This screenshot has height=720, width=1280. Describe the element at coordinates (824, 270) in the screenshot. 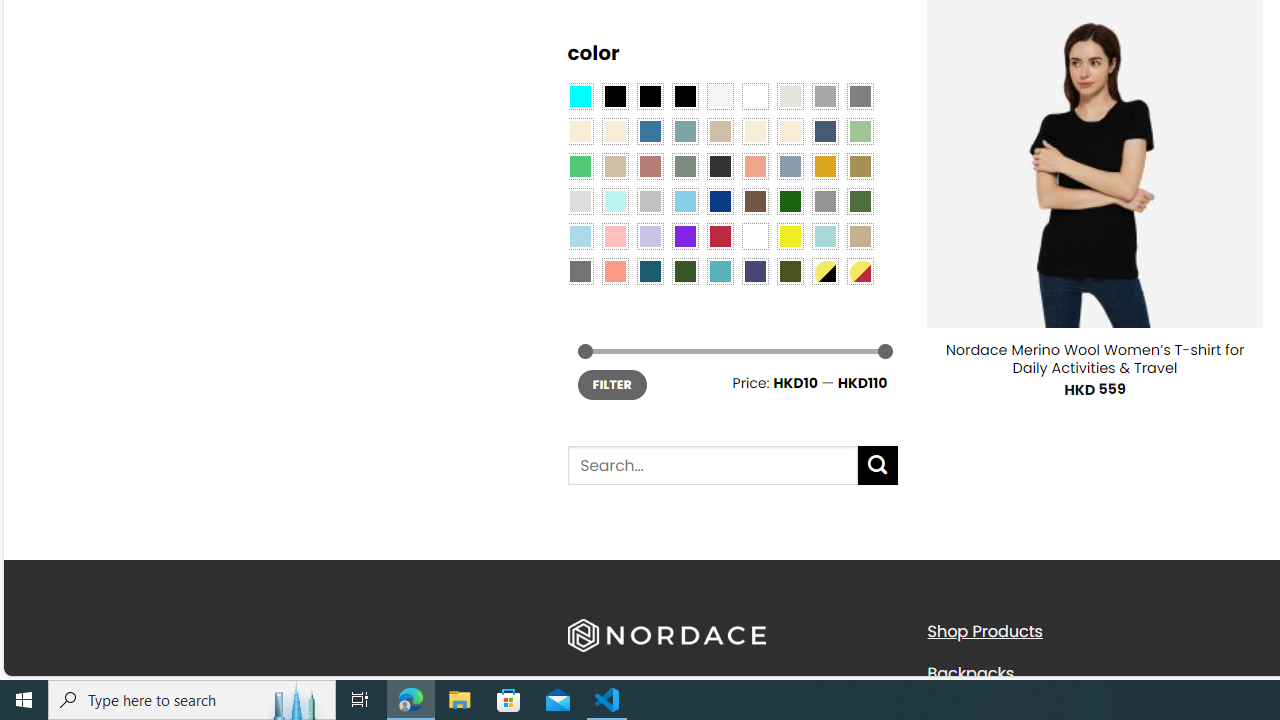

I see `'Yellow-Black'` at that location.